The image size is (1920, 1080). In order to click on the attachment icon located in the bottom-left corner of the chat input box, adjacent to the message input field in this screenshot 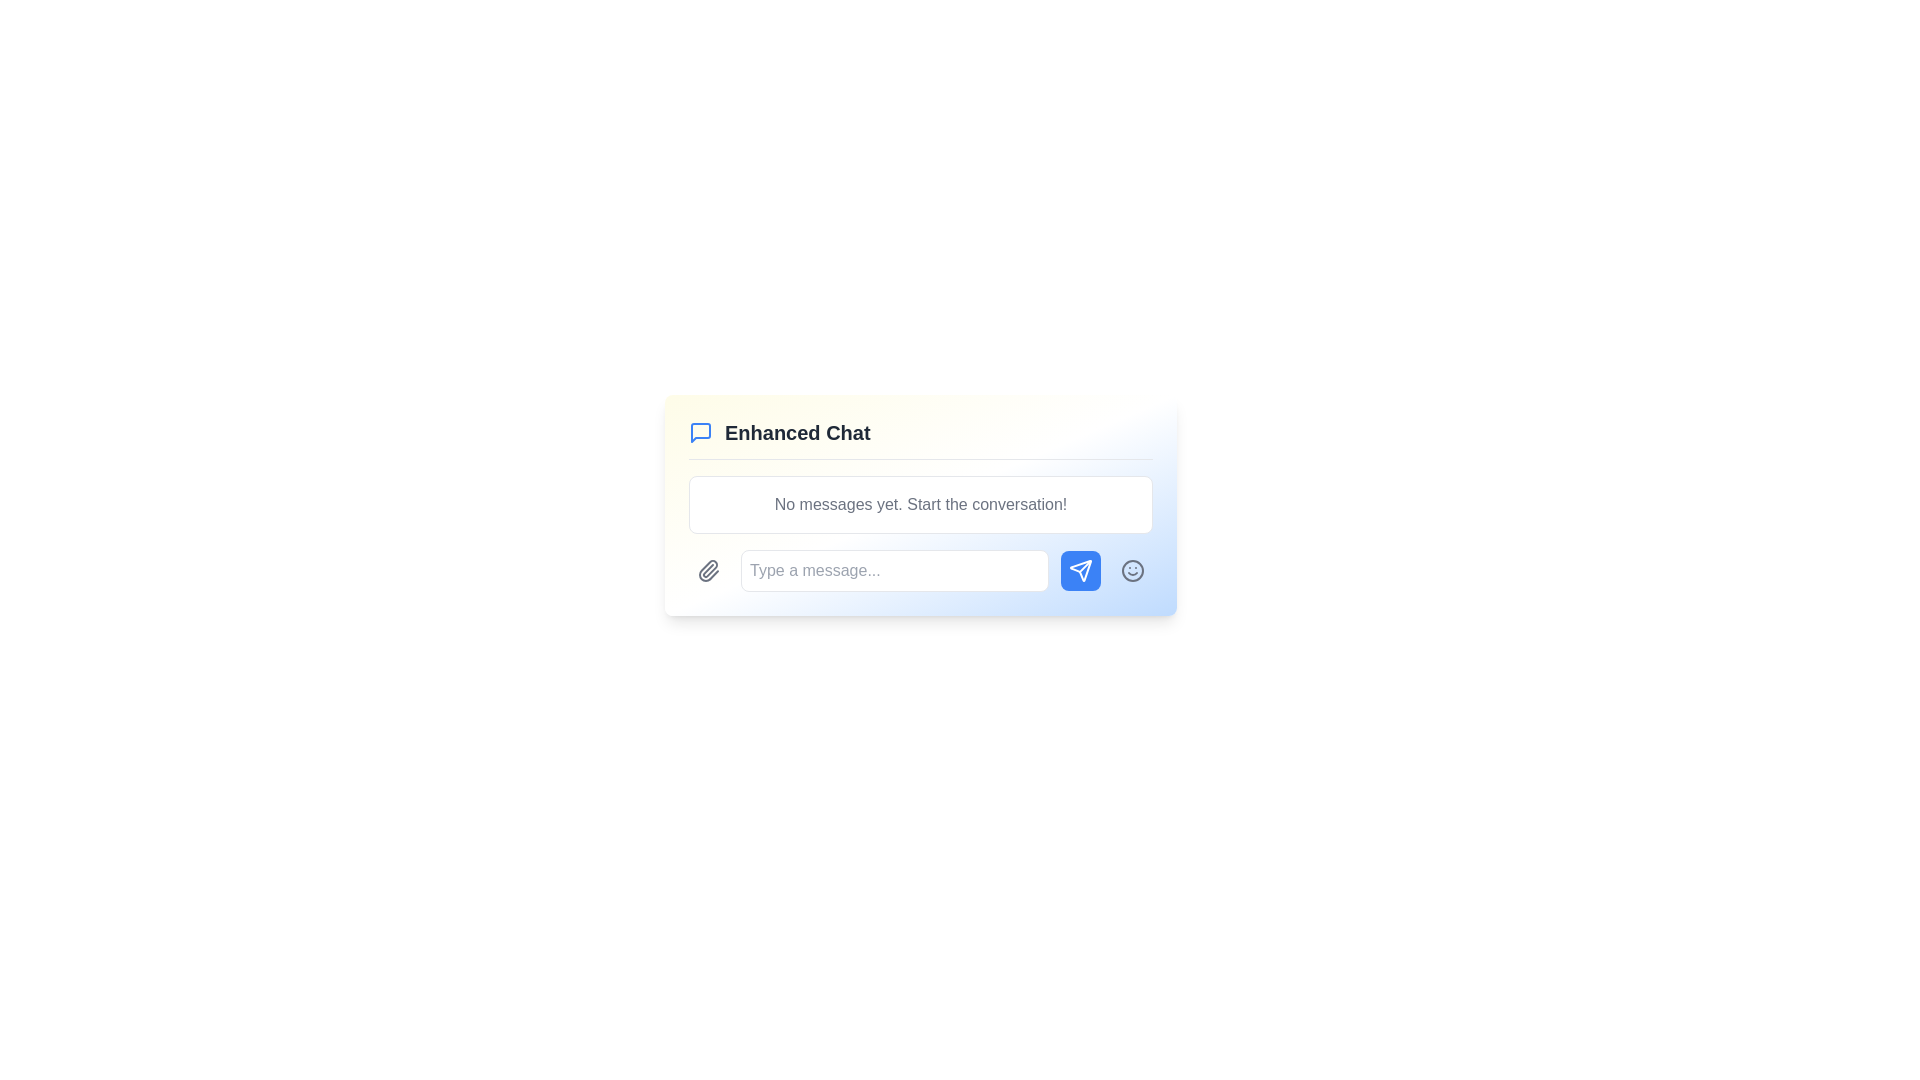, I will do `click(708, 570)`.